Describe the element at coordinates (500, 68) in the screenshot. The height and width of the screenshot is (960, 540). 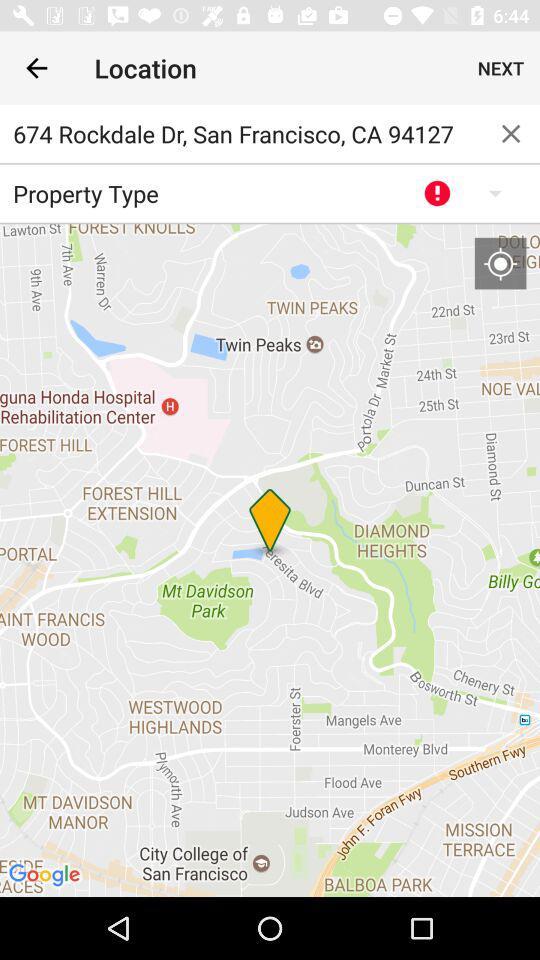
I see `icon to the right of the location` at that location.